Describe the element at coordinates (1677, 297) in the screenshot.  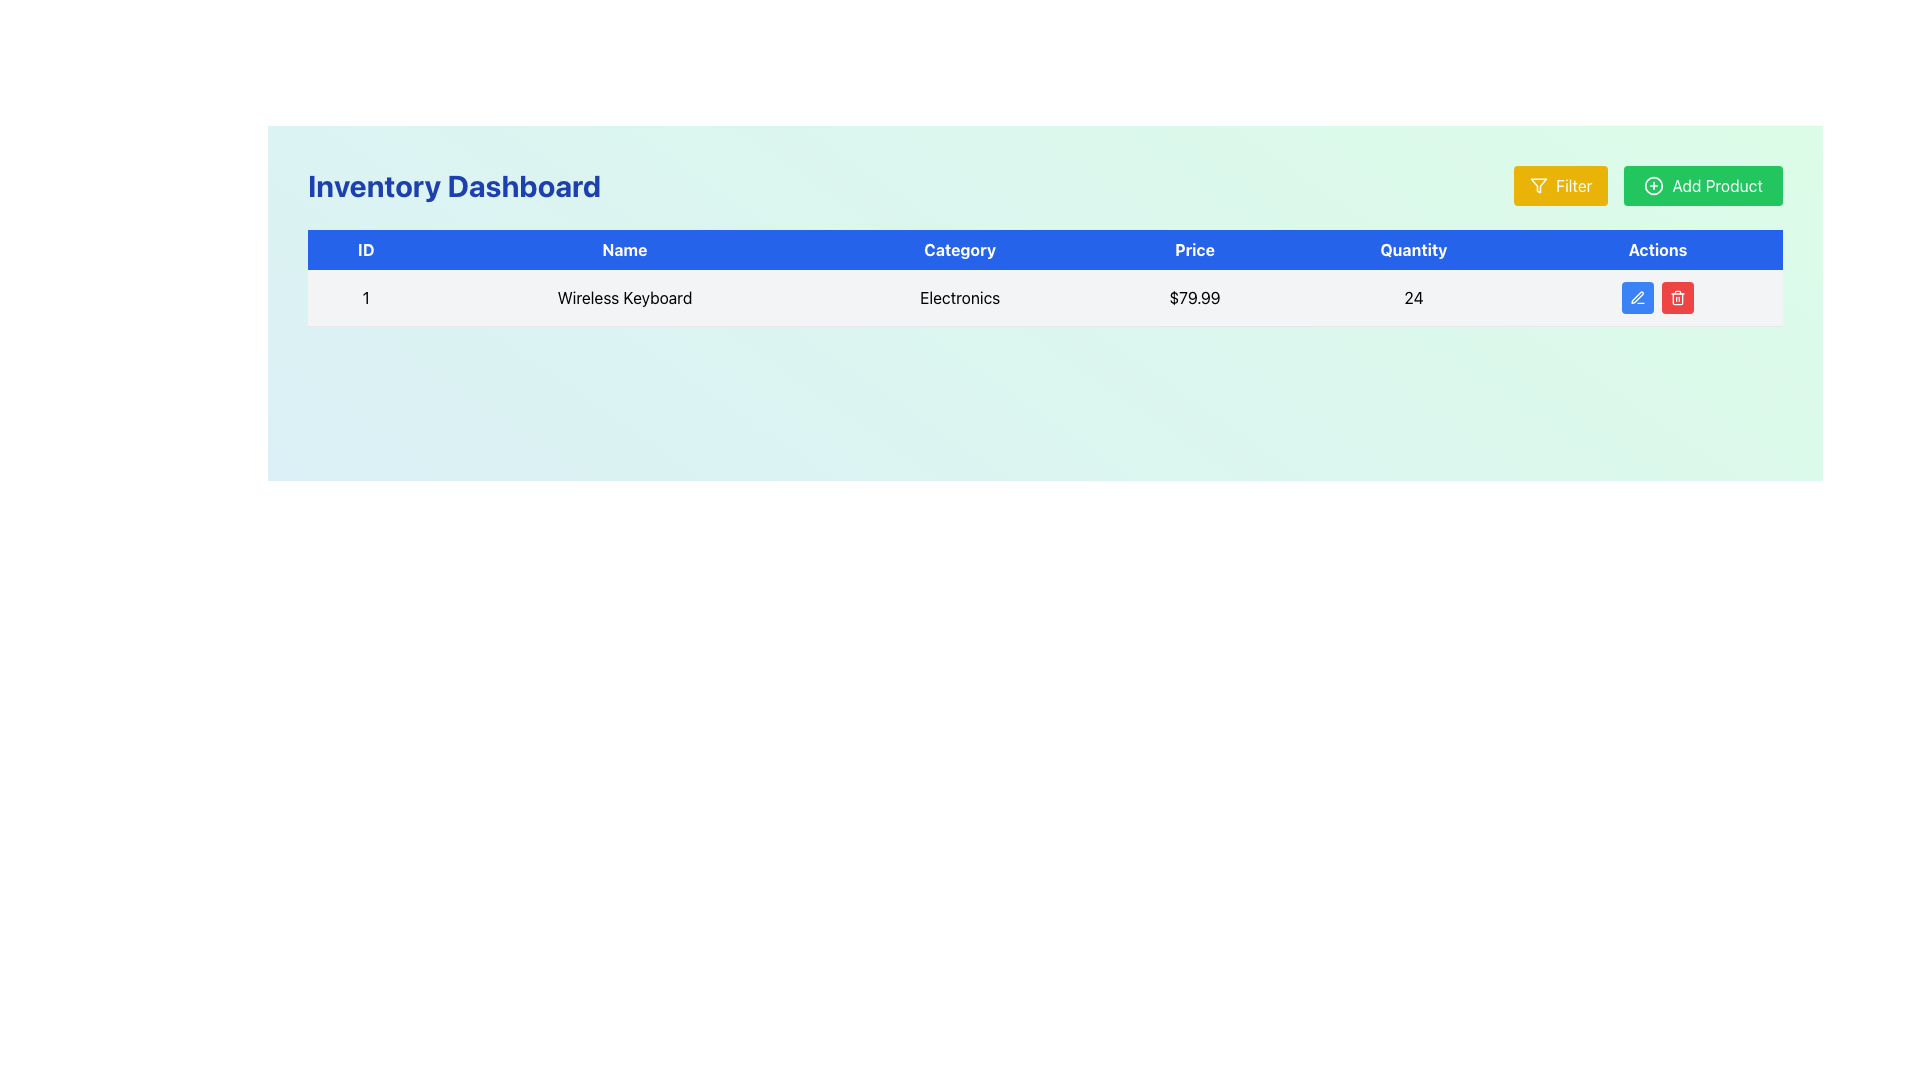
I see `the delete icon button located in the 'Actions' column for the inventory item 'Wireless Keyboard' to initiate a delete action` at that location.